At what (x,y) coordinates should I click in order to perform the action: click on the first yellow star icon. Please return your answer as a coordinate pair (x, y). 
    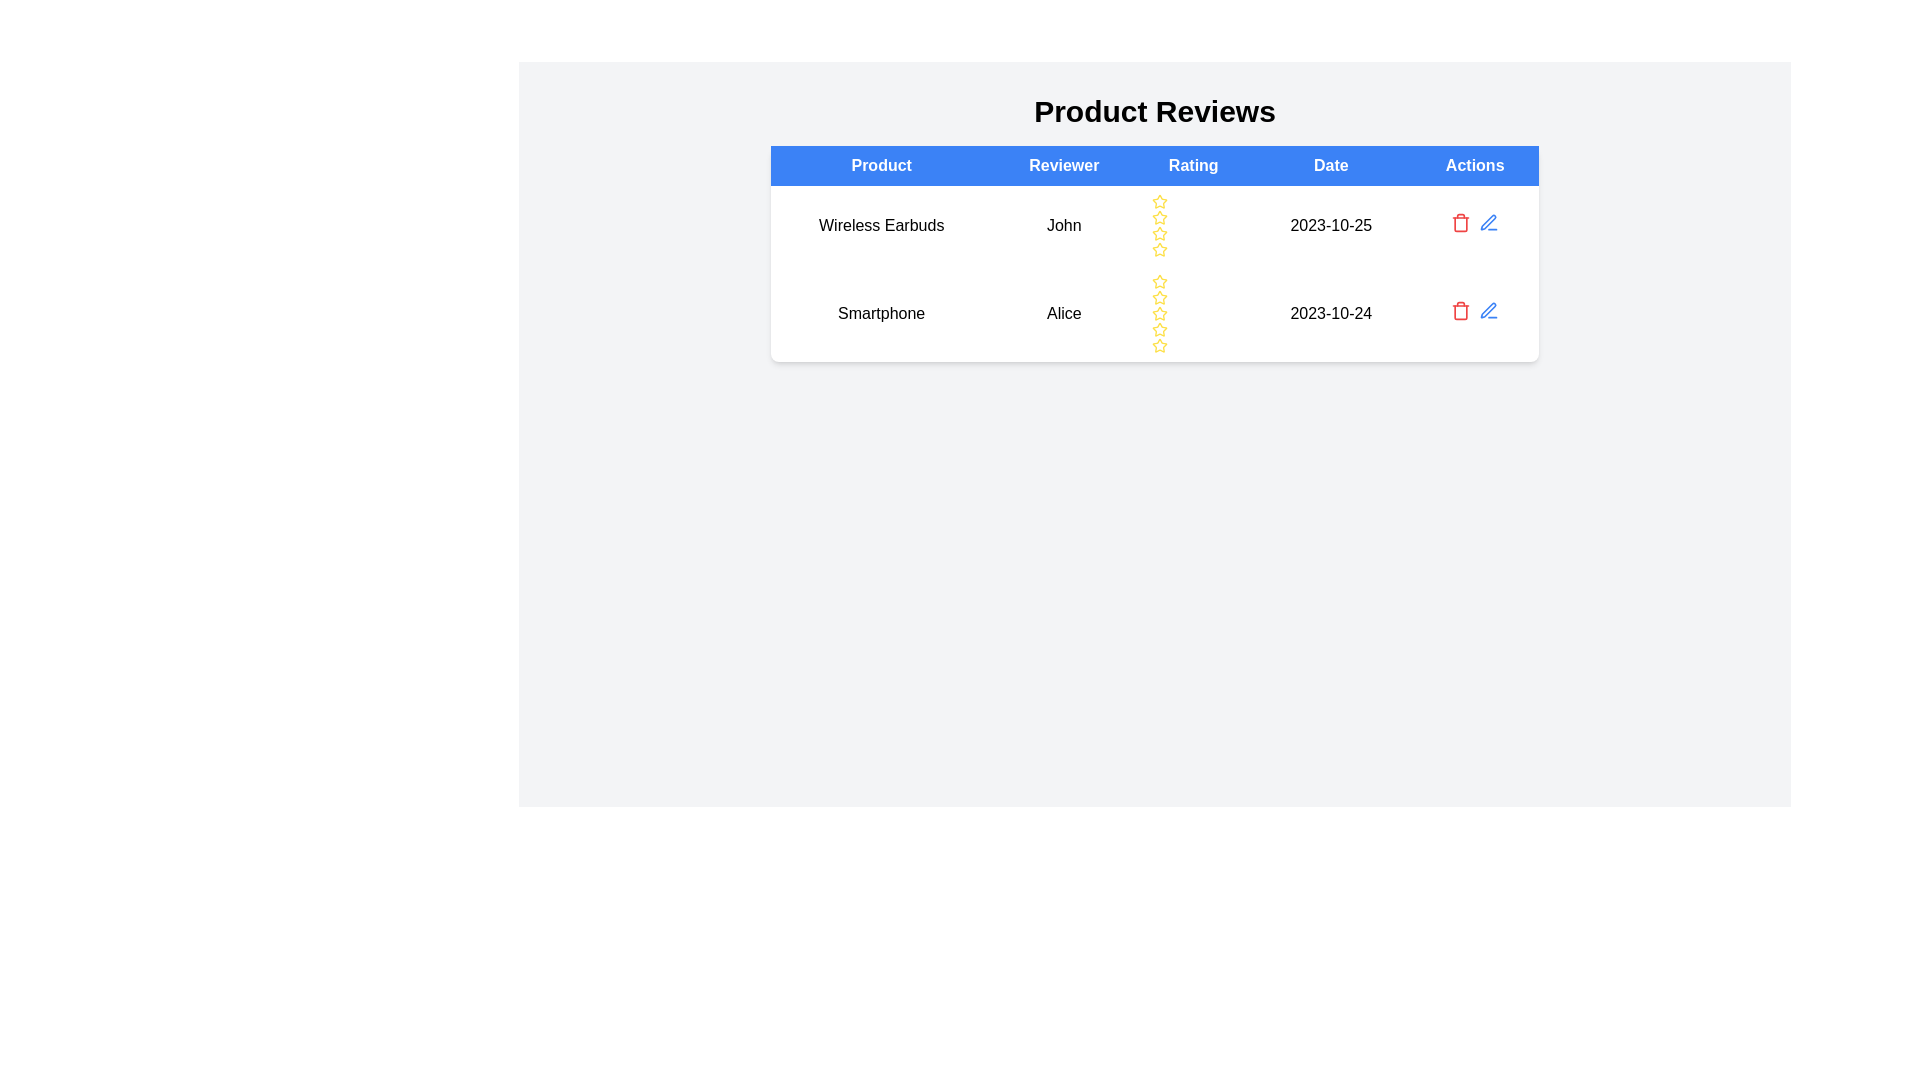
    Looking at the image, I should click on (1160, 201).